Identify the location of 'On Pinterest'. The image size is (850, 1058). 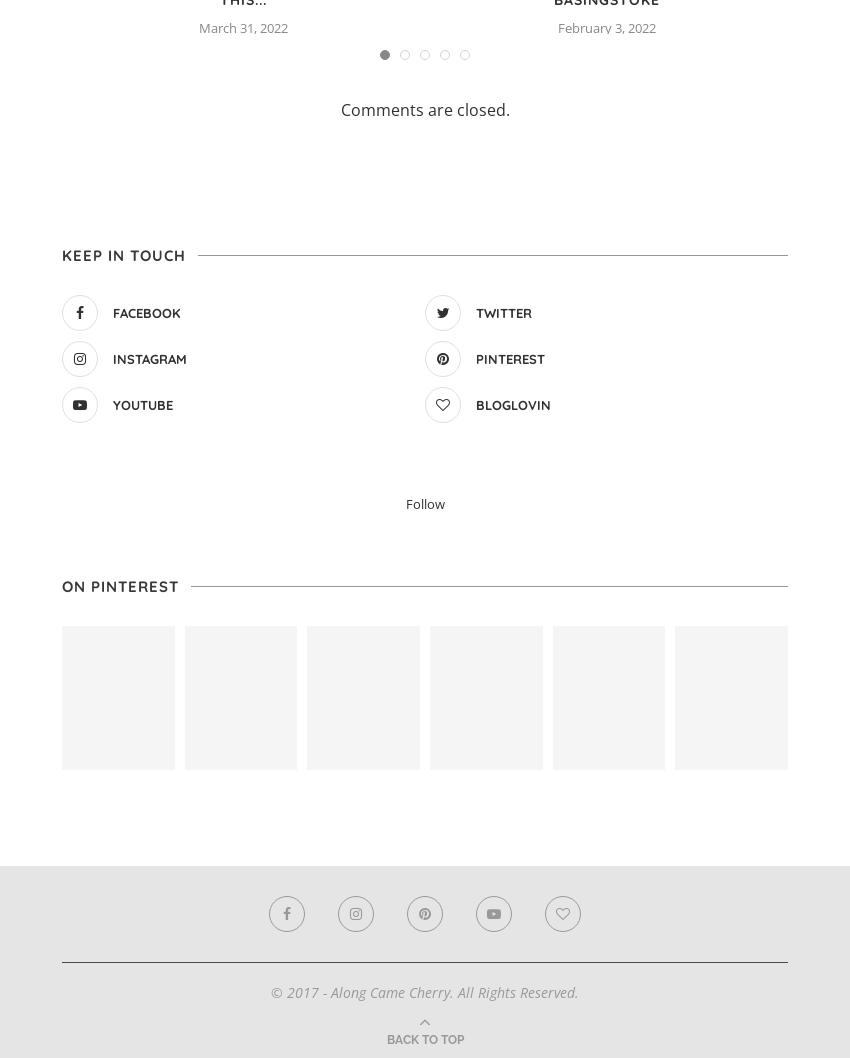
(61, 585).